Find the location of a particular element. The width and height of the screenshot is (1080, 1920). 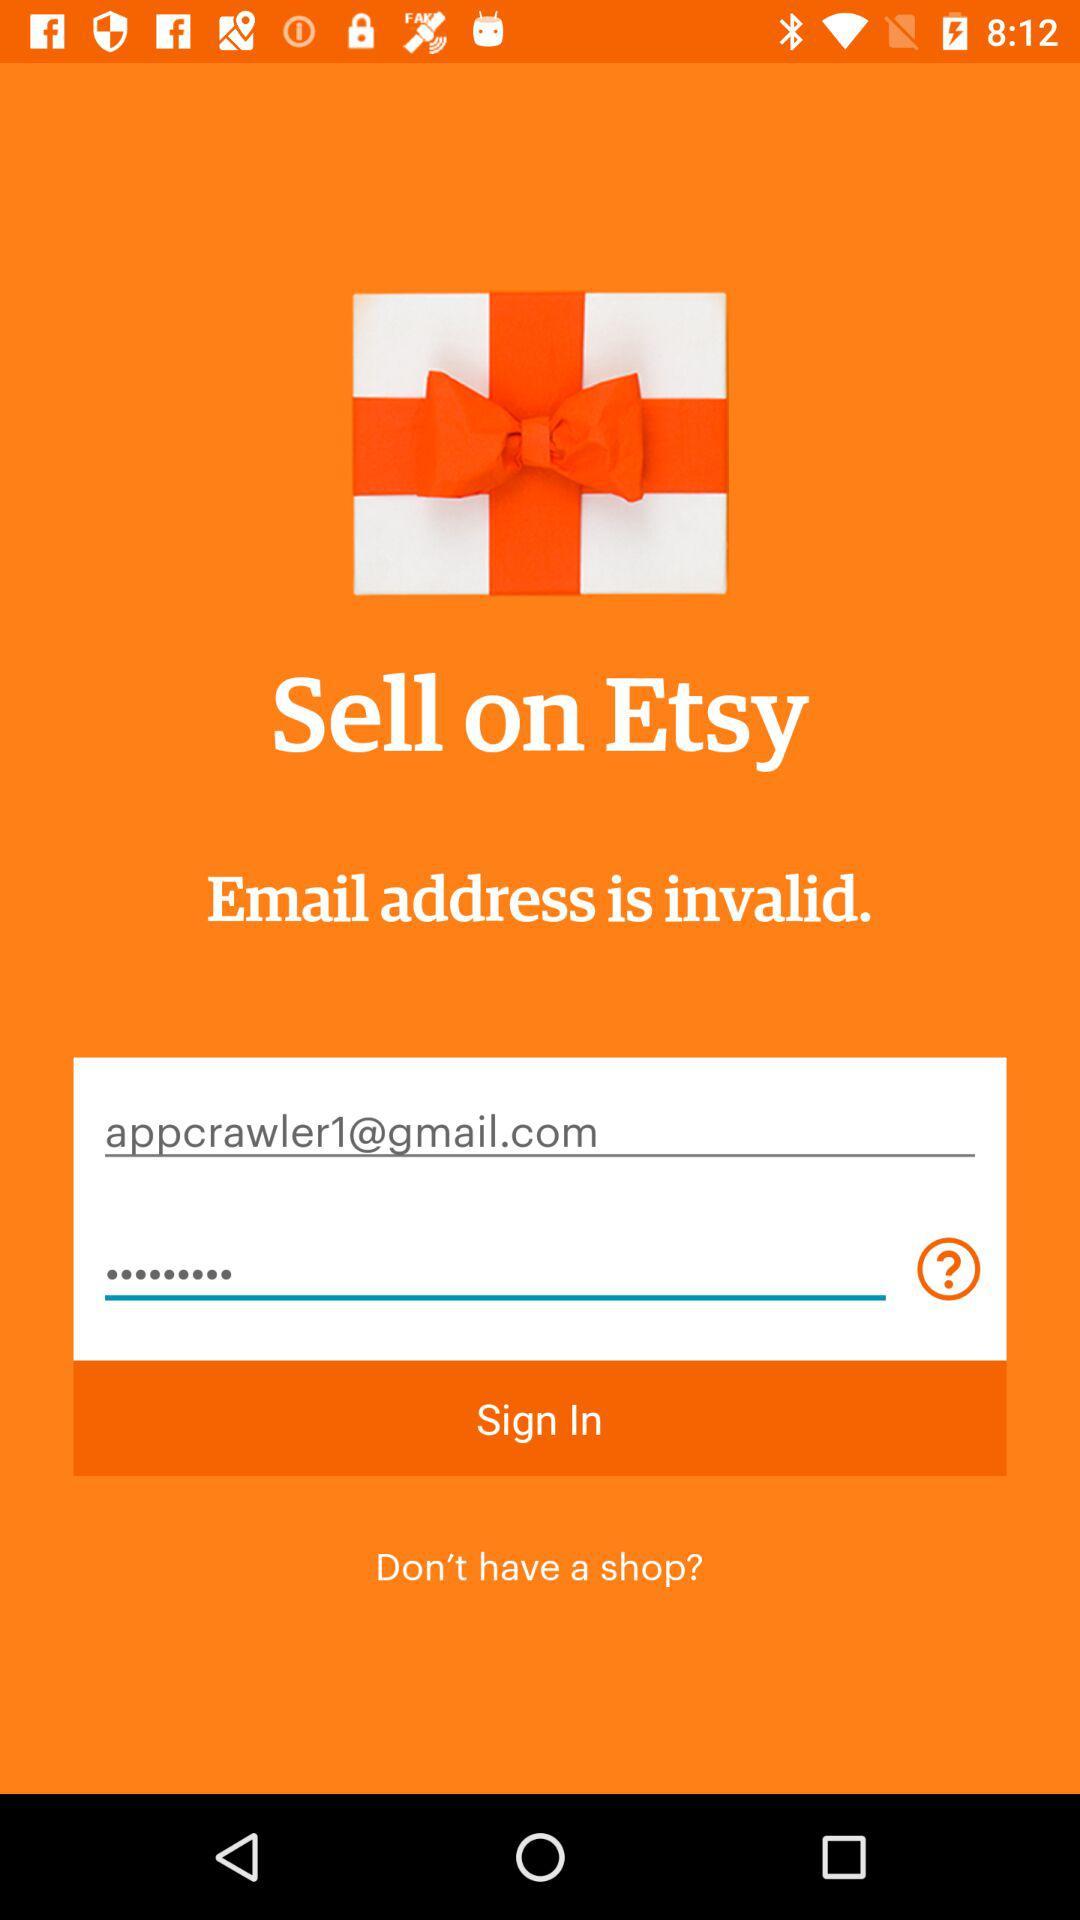

the item below sign in is located at coordinates (538, 1562).